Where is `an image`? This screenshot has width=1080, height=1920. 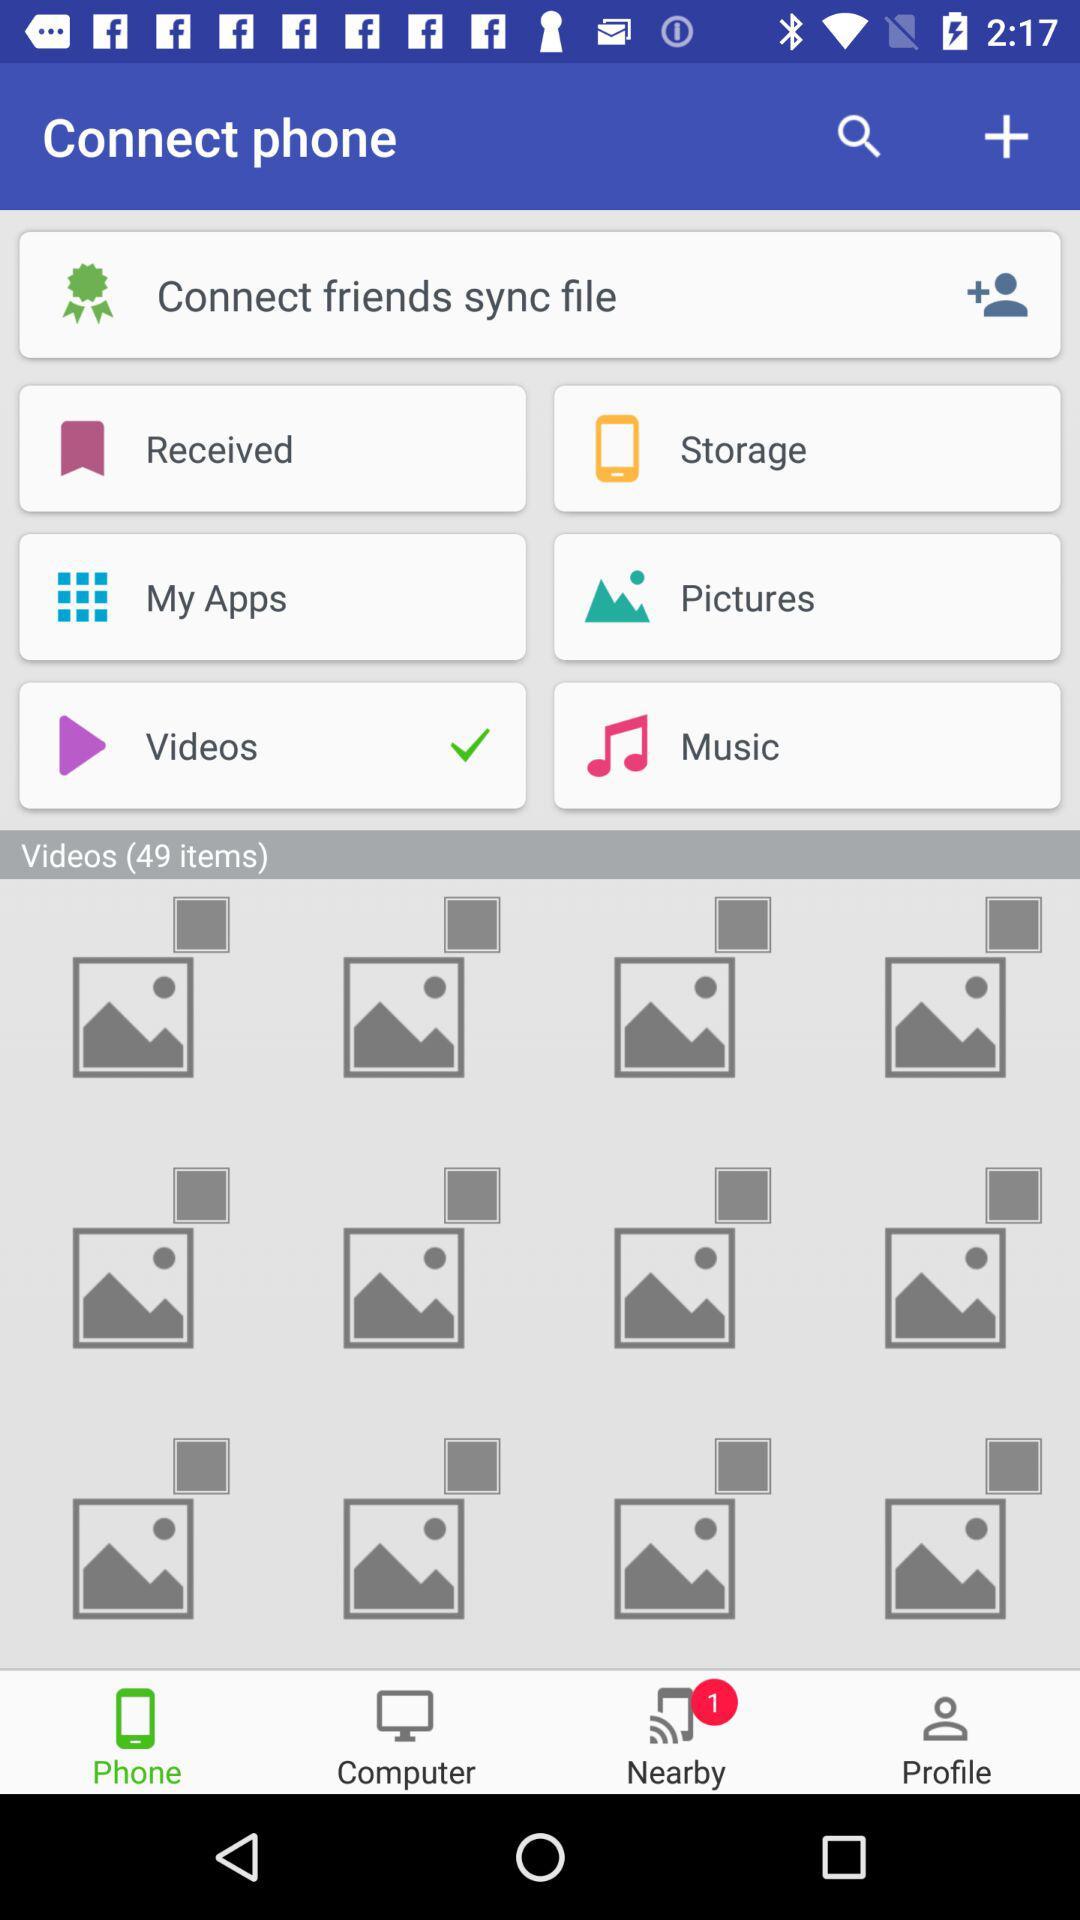
an image is located at coordinates (490, 1466).